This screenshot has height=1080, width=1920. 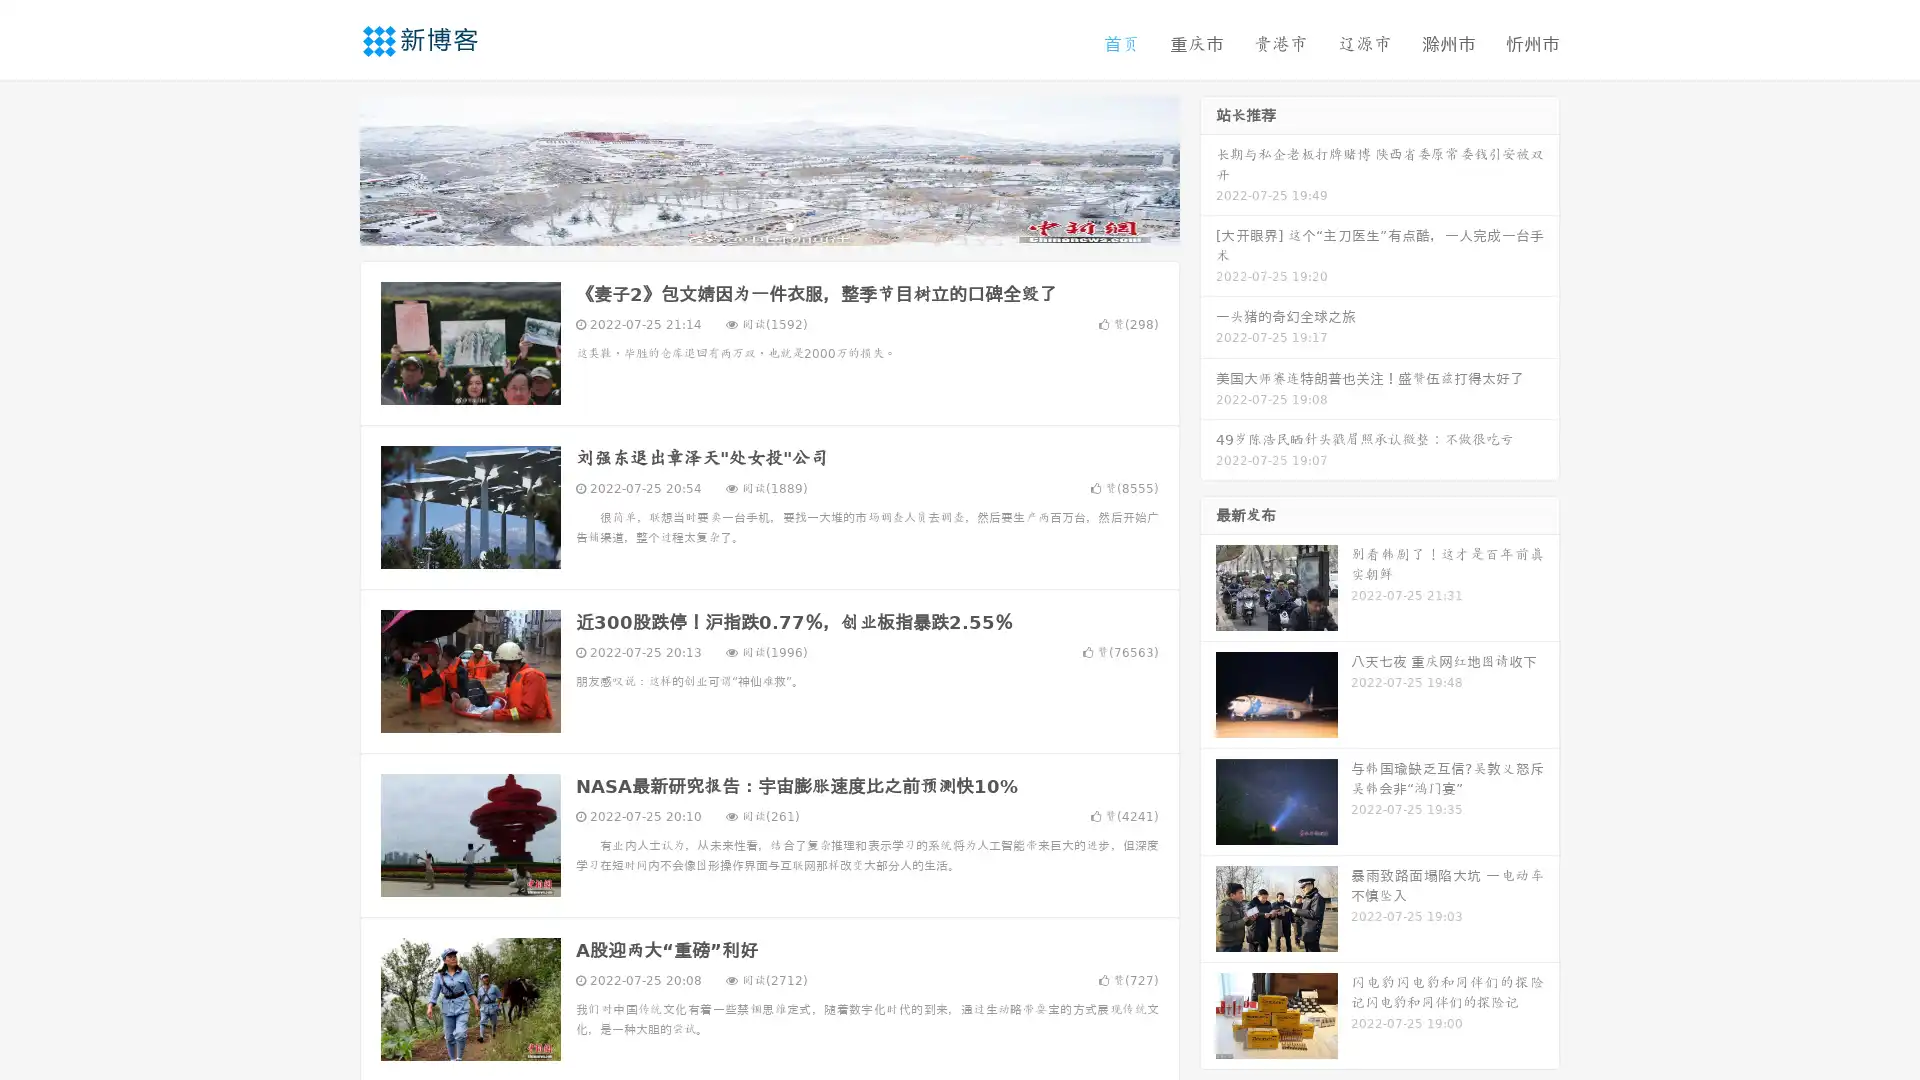 I want to click on Previous slide, so click(x=330, y=168).